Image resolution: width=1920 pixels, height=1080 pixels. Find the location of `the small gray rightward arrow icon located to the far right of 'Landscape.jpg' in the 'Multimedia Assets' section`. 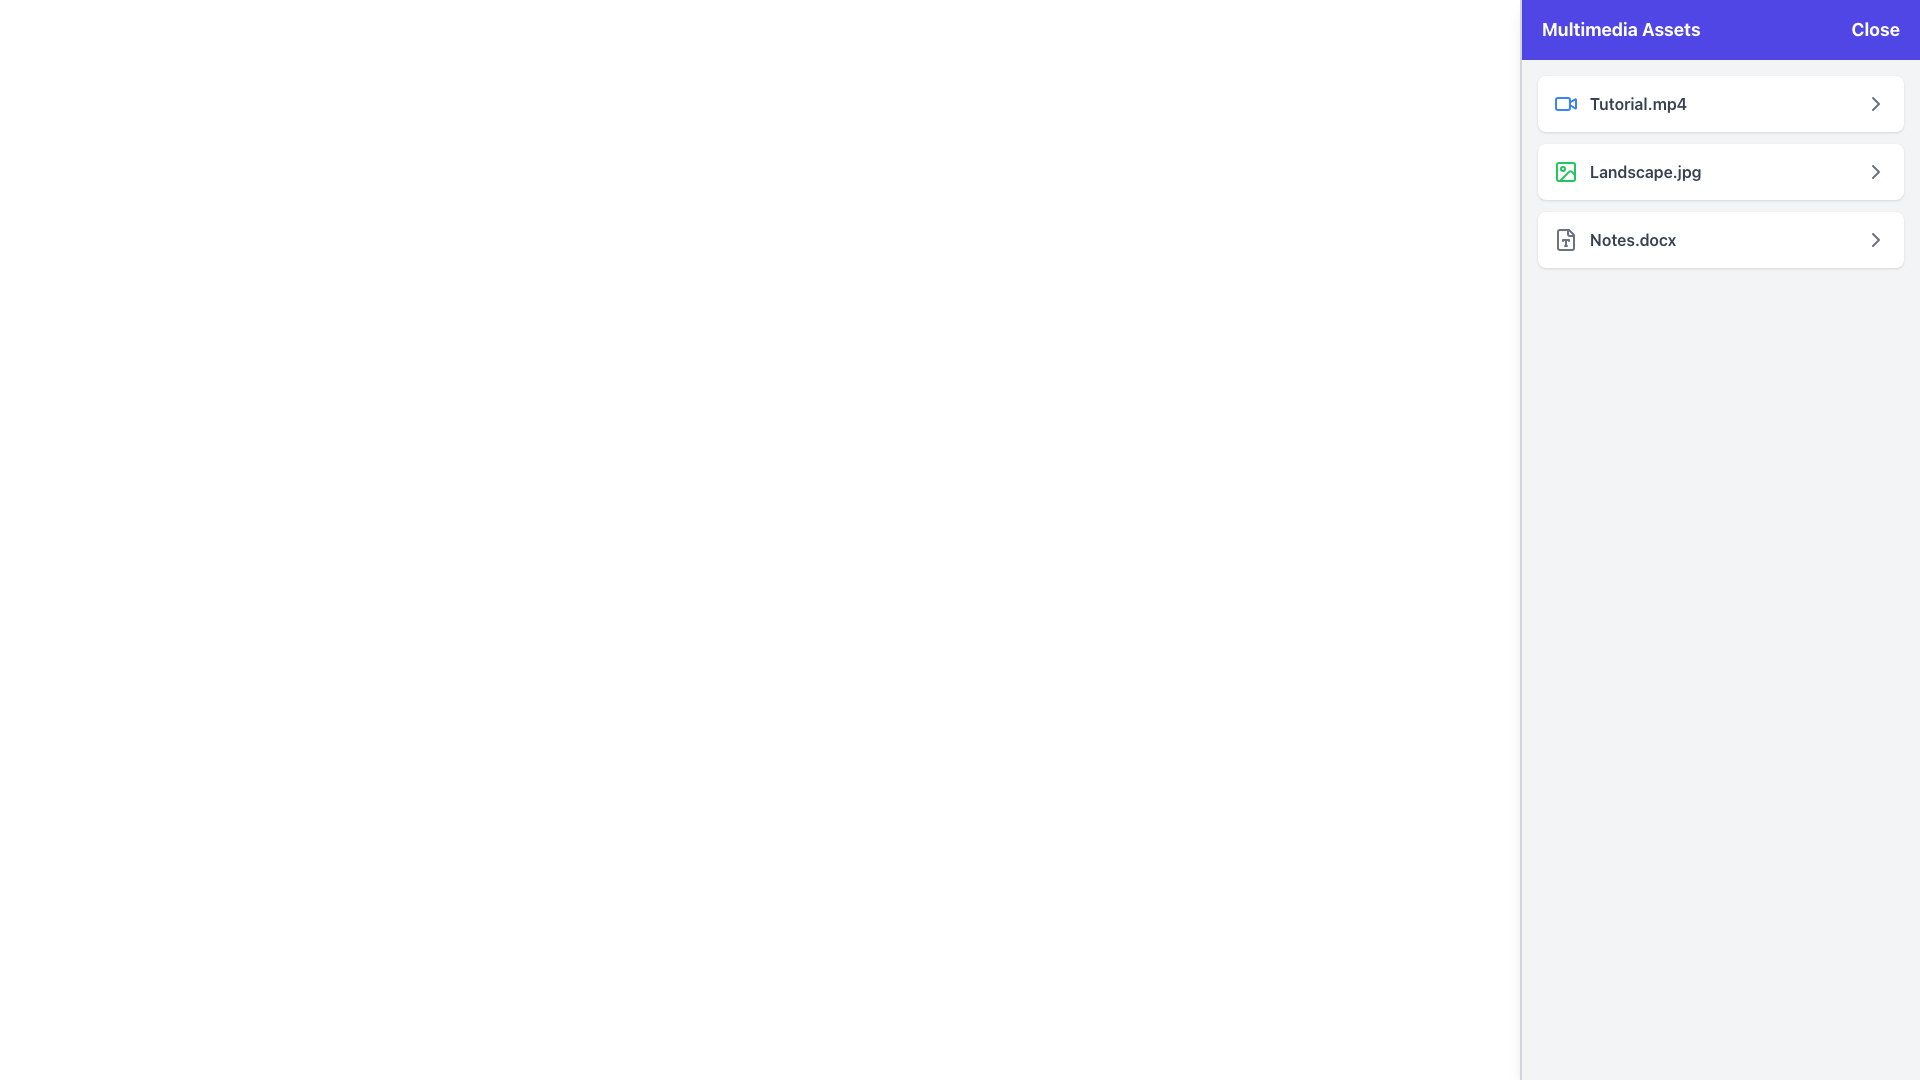

the small gray rightward arrow icon located to the far right of 'Landscape.jpg' in the 'Multimedia Assets' section is located at coordinates (1875, 171).